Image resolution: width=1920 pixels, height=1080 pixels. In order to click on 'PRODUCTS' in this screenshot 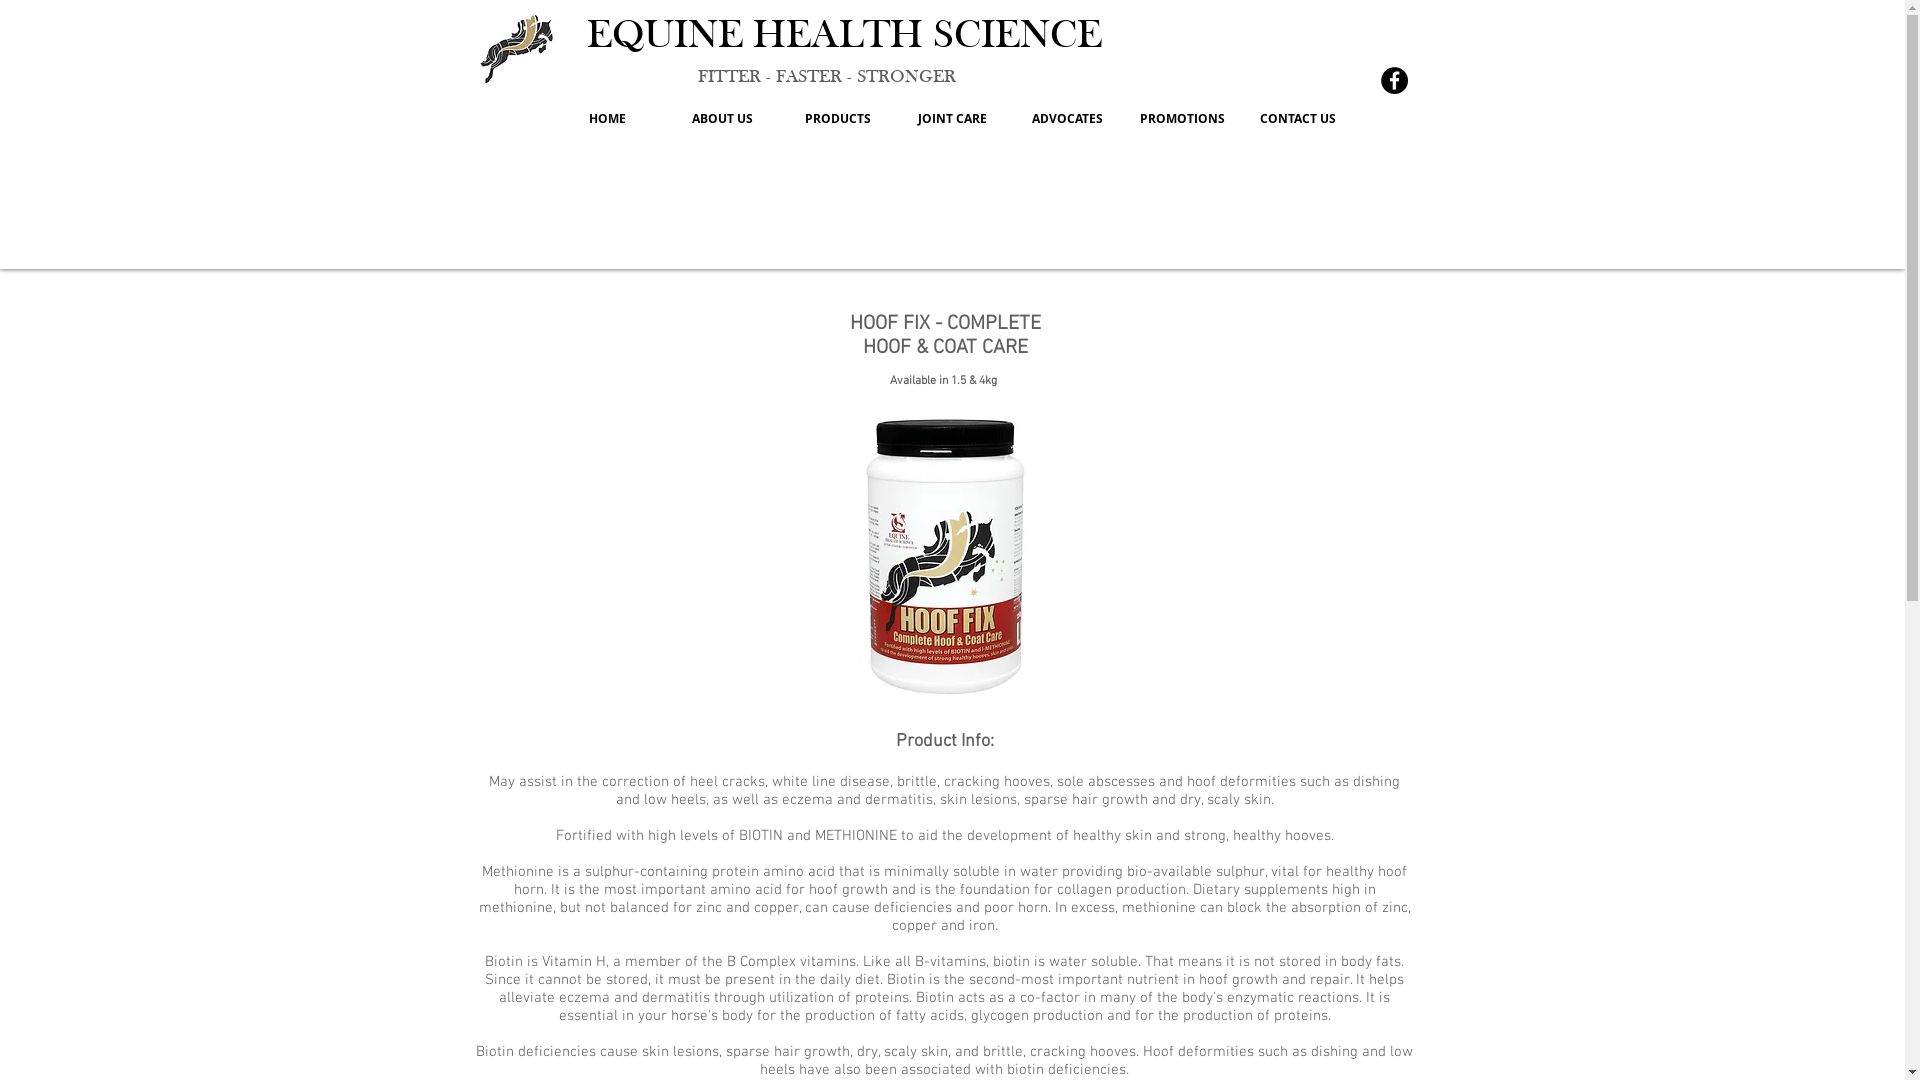, I will do `click(837, 119)`.